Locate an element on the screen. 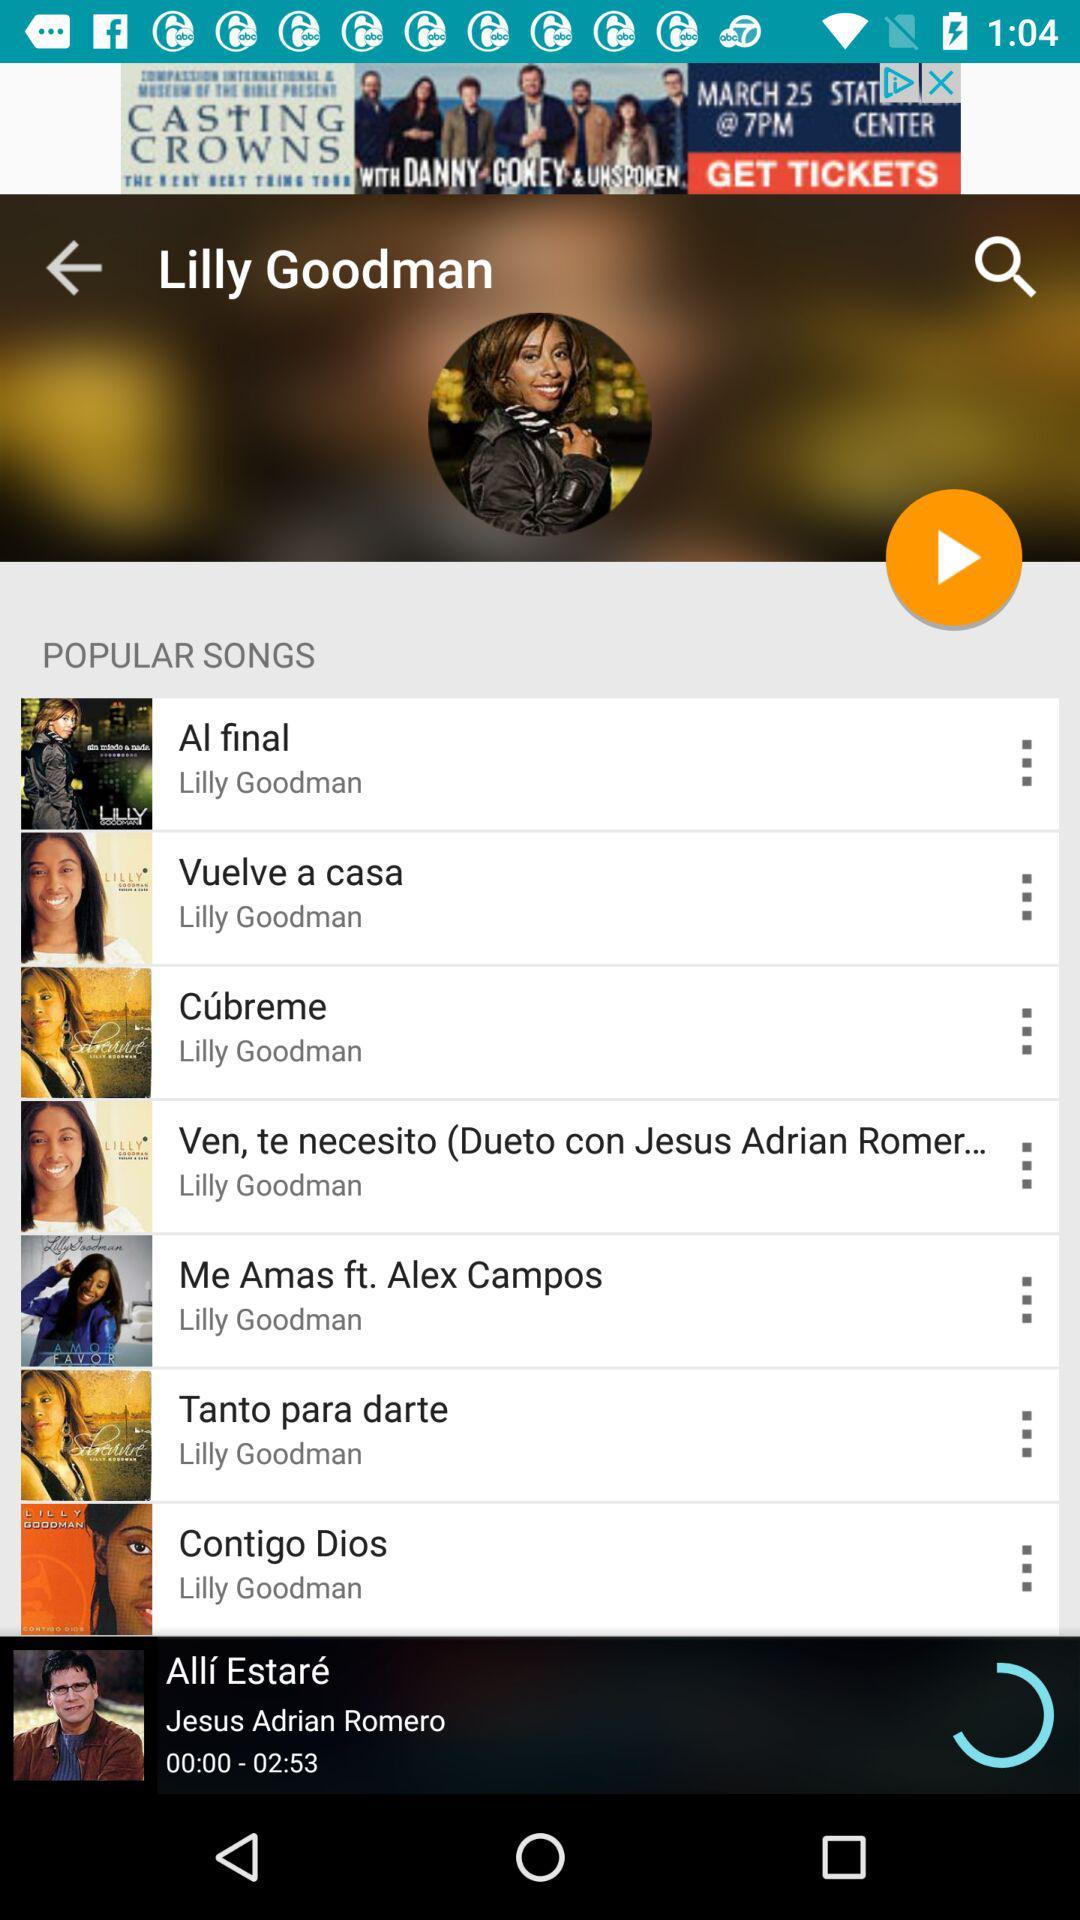 The image size is (1080, 1920). the more icon is located at coordinates (1027, 762).